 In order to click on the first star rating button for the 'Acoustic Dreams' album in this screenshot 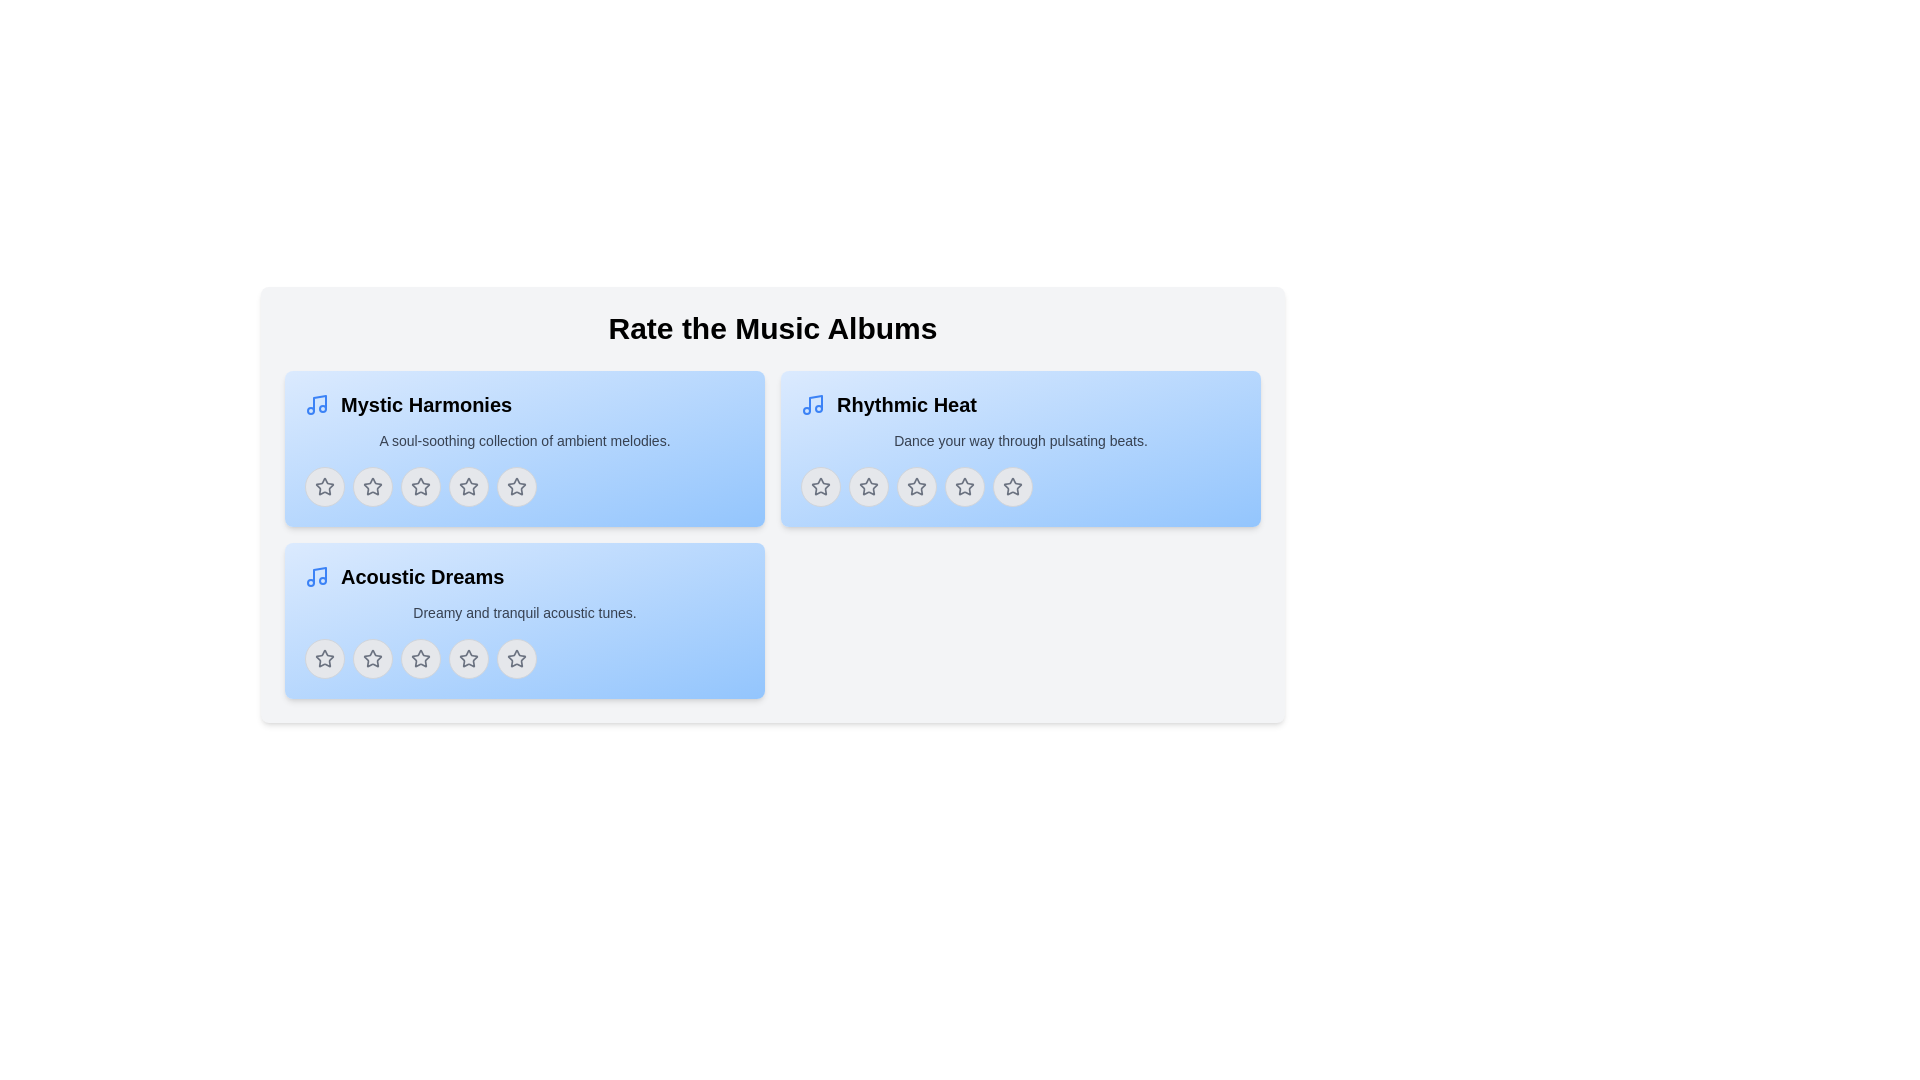, I will do `click(325, 659)`.